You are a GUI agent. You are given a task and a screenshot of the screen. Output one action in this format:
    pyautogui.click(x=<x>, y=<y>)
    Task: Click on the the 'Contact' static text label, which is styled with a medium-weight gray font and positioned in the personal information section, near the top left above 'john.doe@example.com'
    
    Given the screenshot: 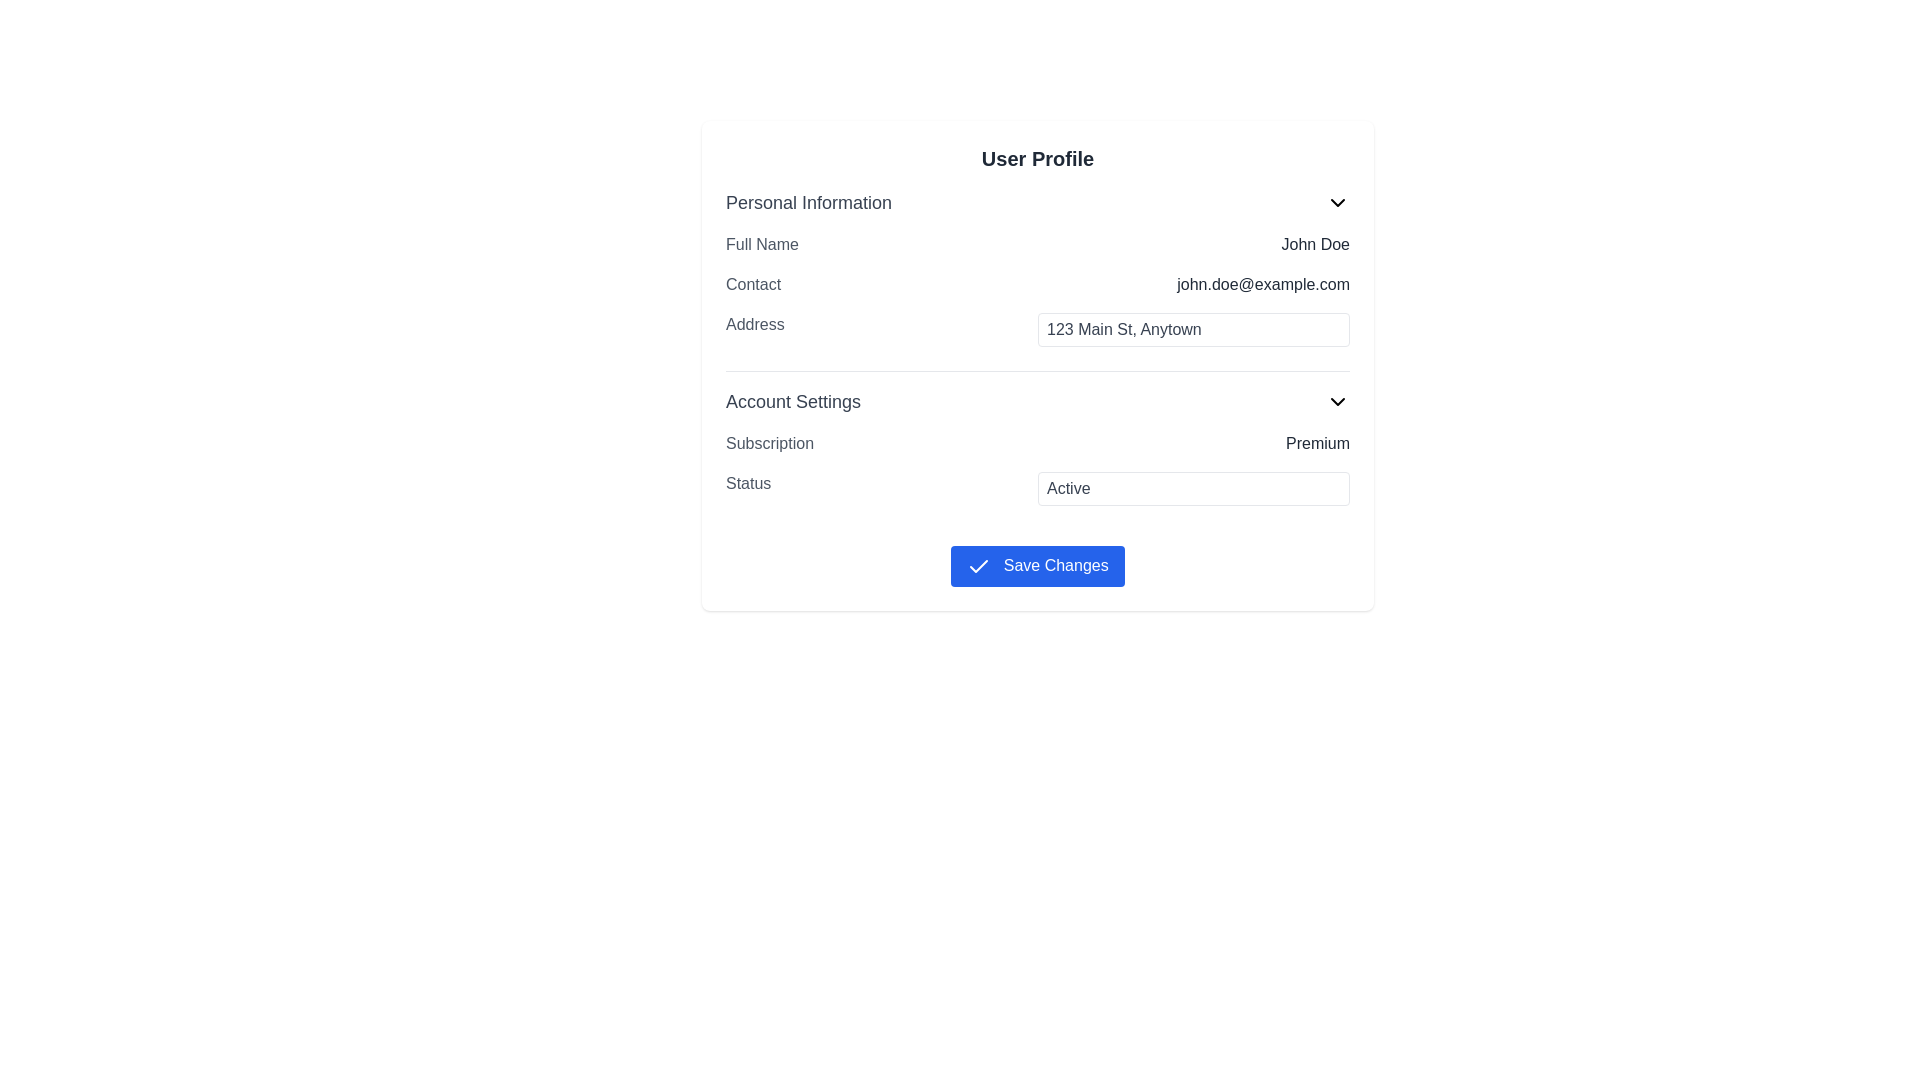 What is the action you would take?
    pyautogui.click(x=752, y=285)
    